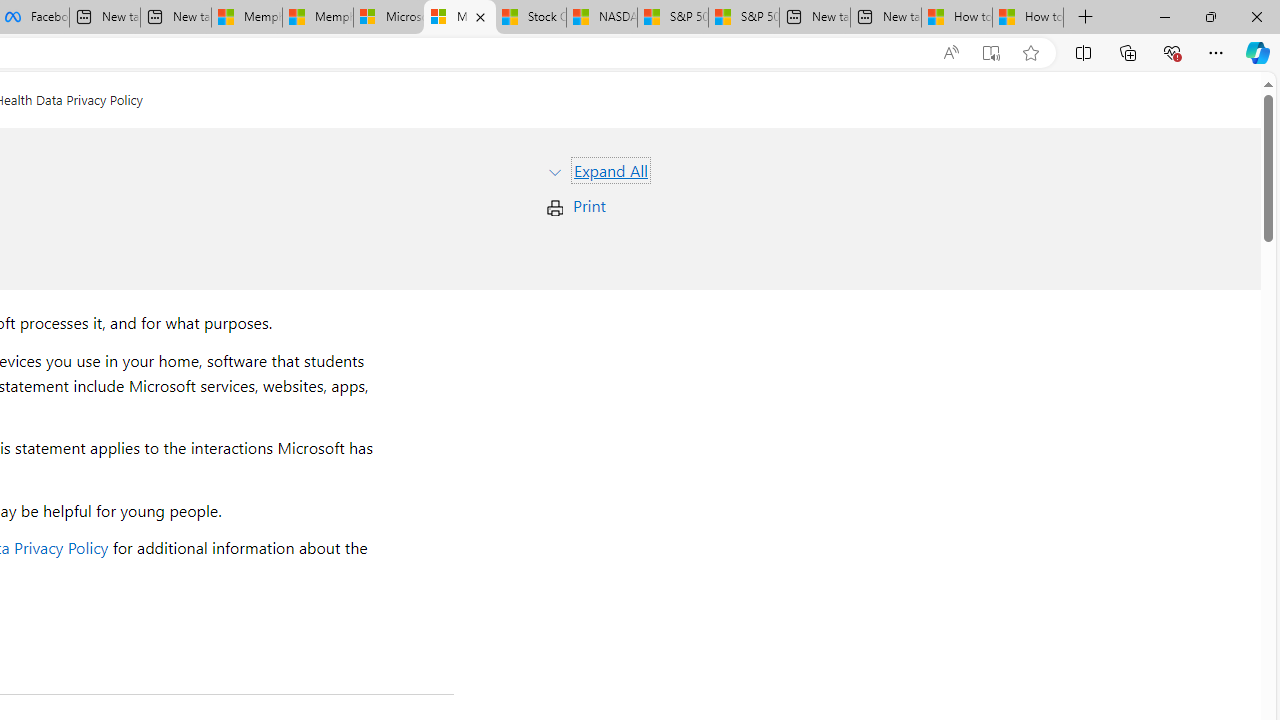 The height and width of the screenshot is (720, 1280). What do you see at coordinates (480, 17) in the screenshot?
I see `'Close tab'` at bounding box center [480, 17].